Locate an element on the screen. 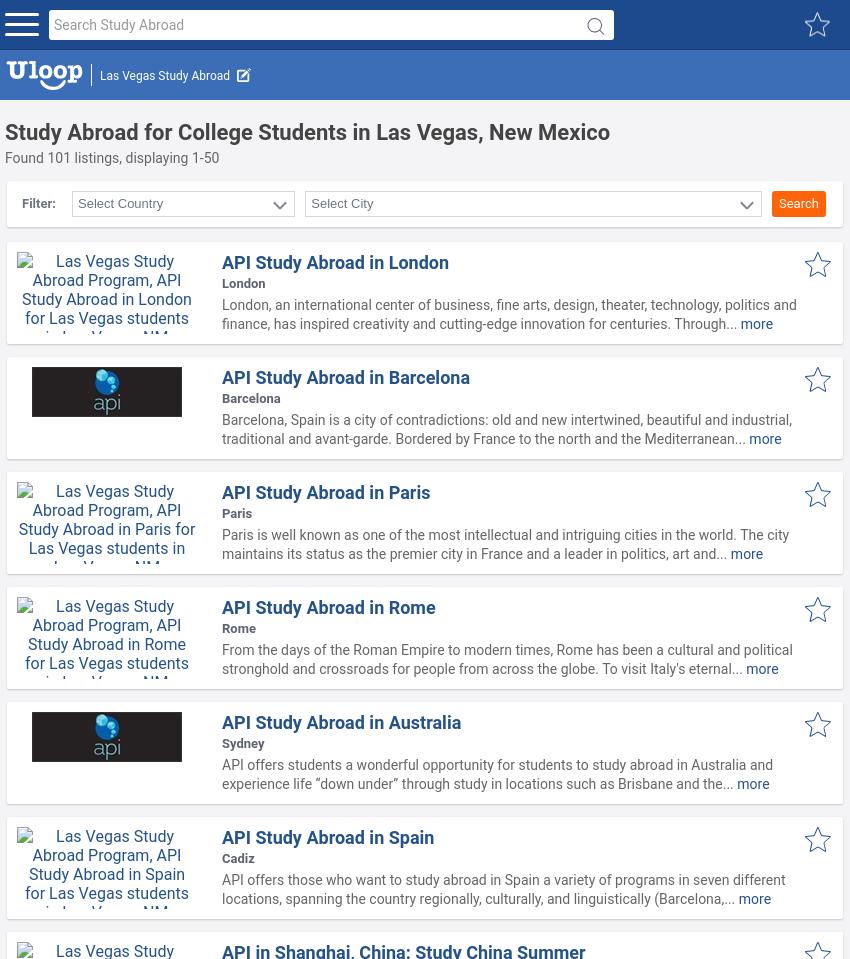  'Paris is well known as one of the most intellectual and intriguing cities in the world. The city maintains its status as the premier city in France and a leader in politics, art and...' is located at coordinates (505, 544).